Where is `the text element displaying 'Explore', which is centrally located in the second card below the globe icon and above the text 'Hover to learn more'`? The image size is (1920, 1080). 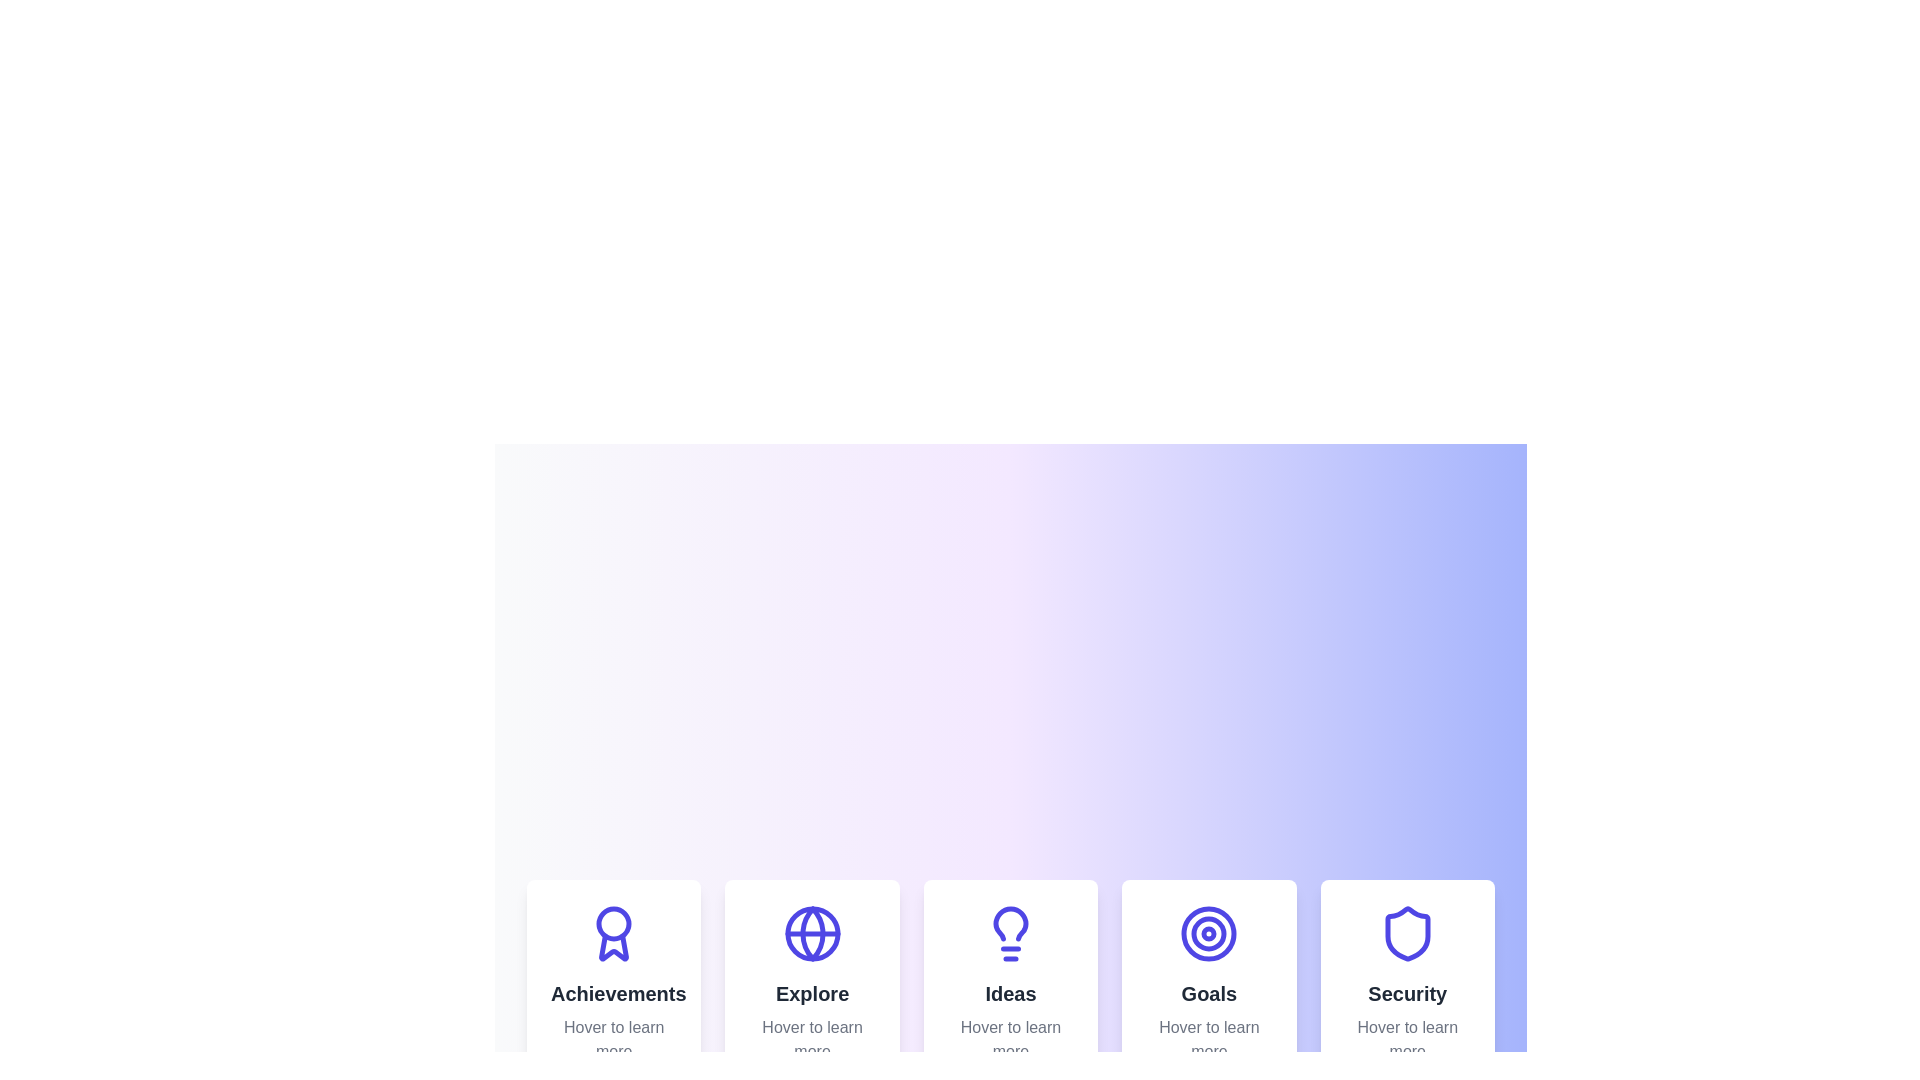 the text element displaying 'Explore', which is centrally located in the second card below the globe icon and above the text 'Hover to learn more' is located at coordinates (812, 994).